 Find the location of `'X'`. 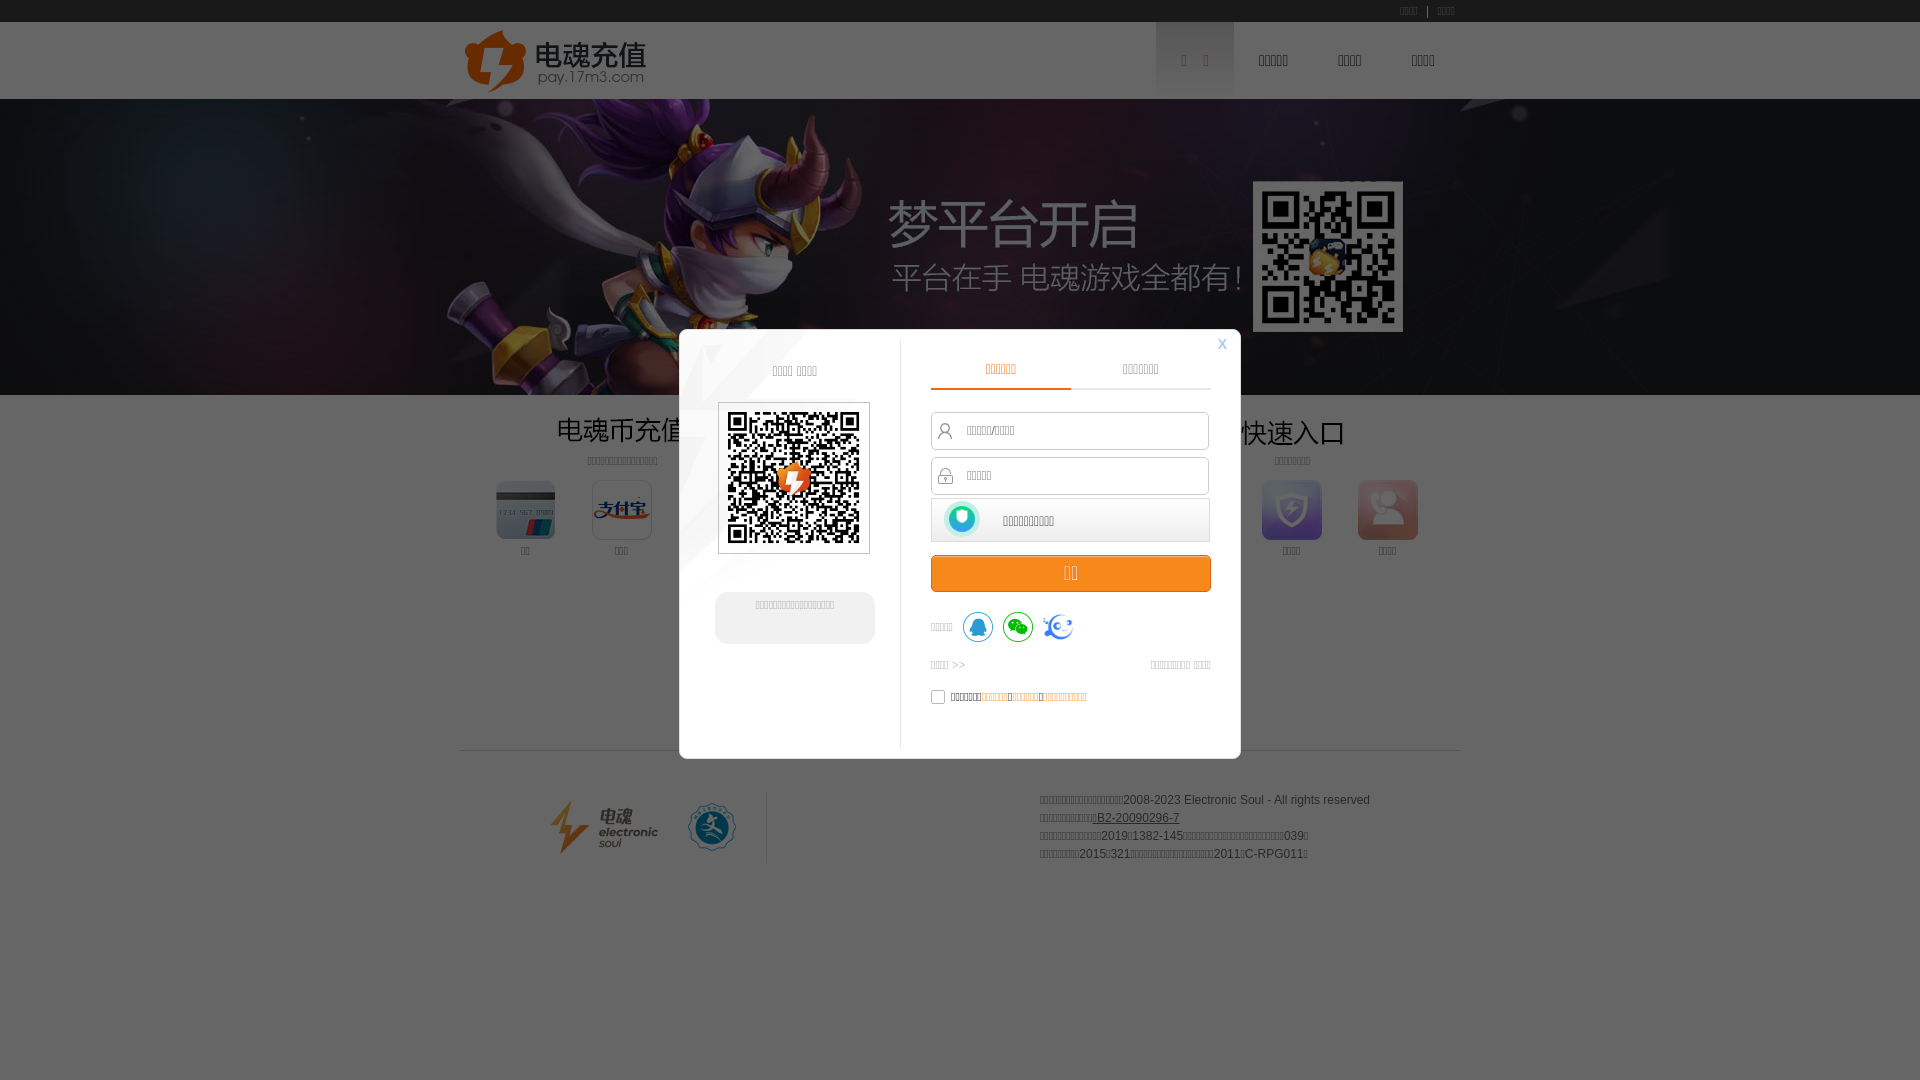

'X' is located at coordinates (1221, 342).